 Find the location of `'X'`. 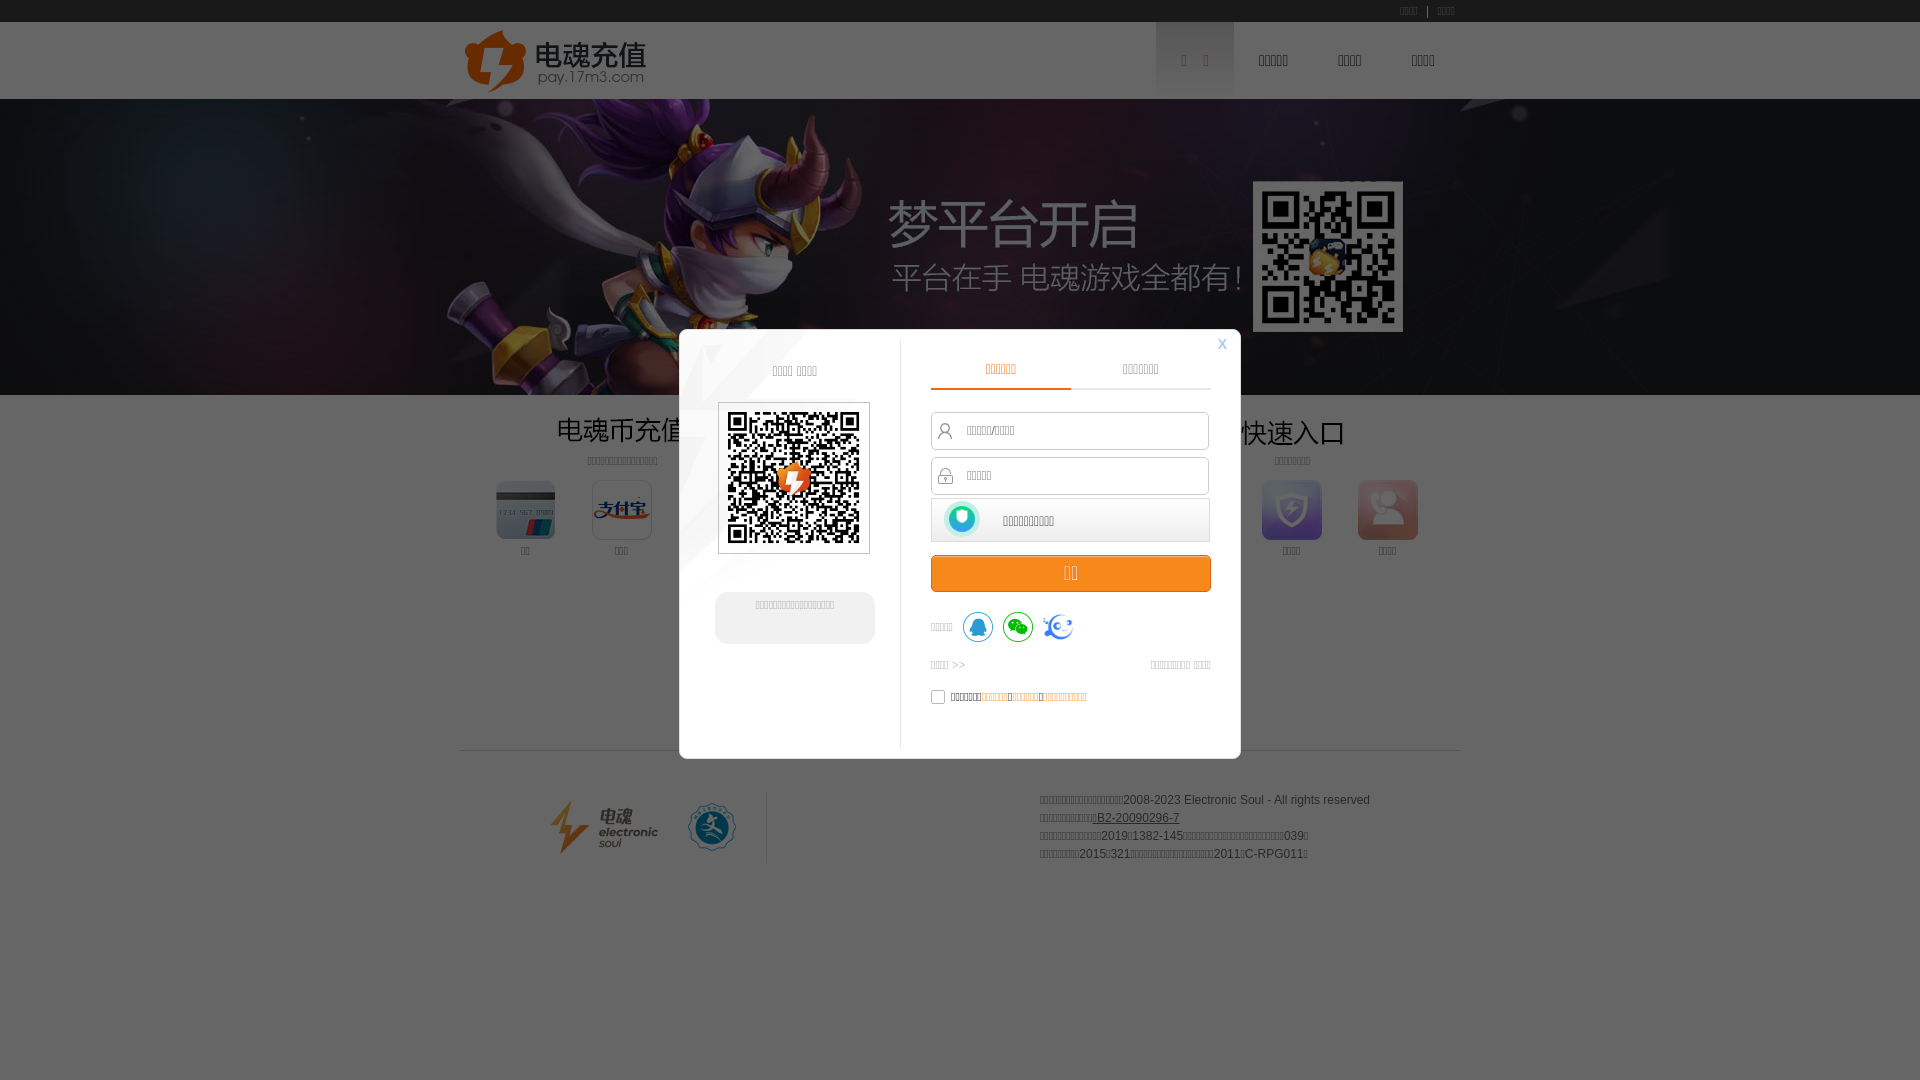

'X' is located at coordinates (1221, 342).